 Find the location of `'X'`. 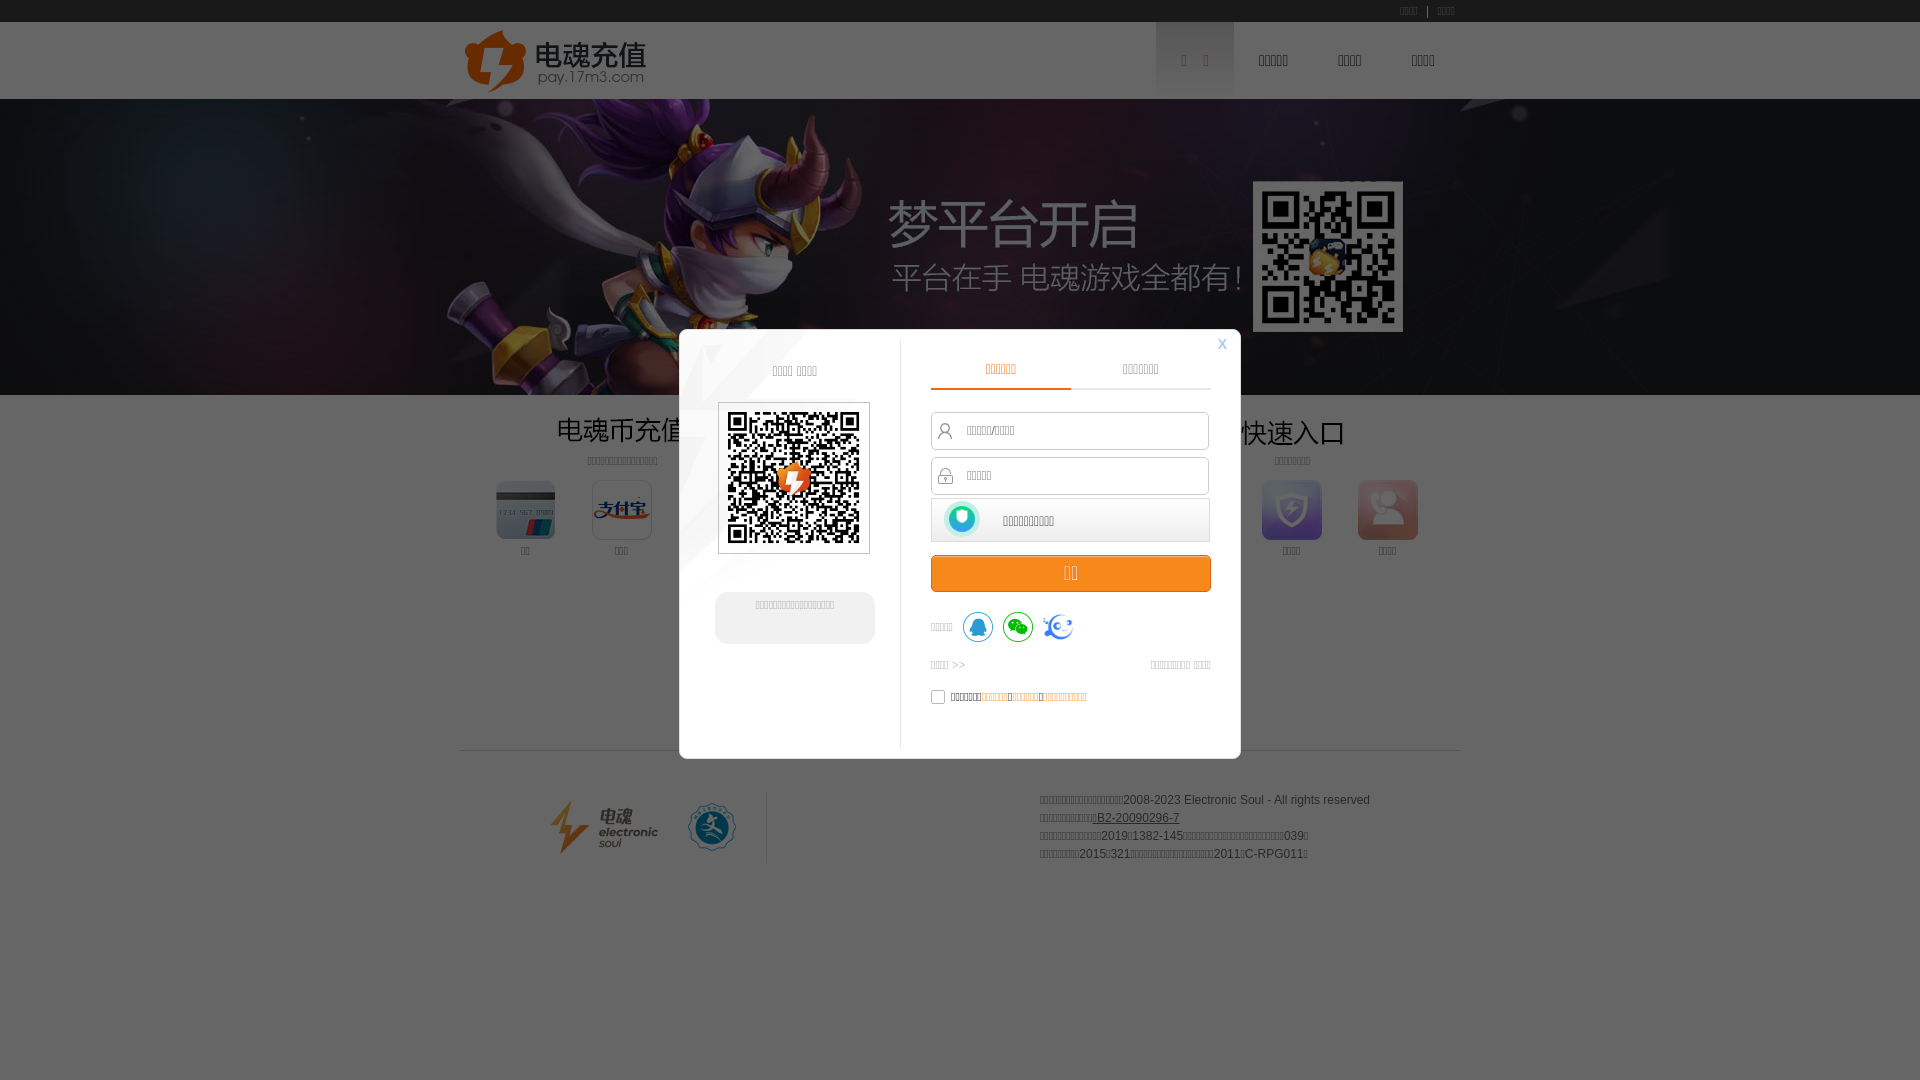

'X' is located at coordinates (1221, 342).